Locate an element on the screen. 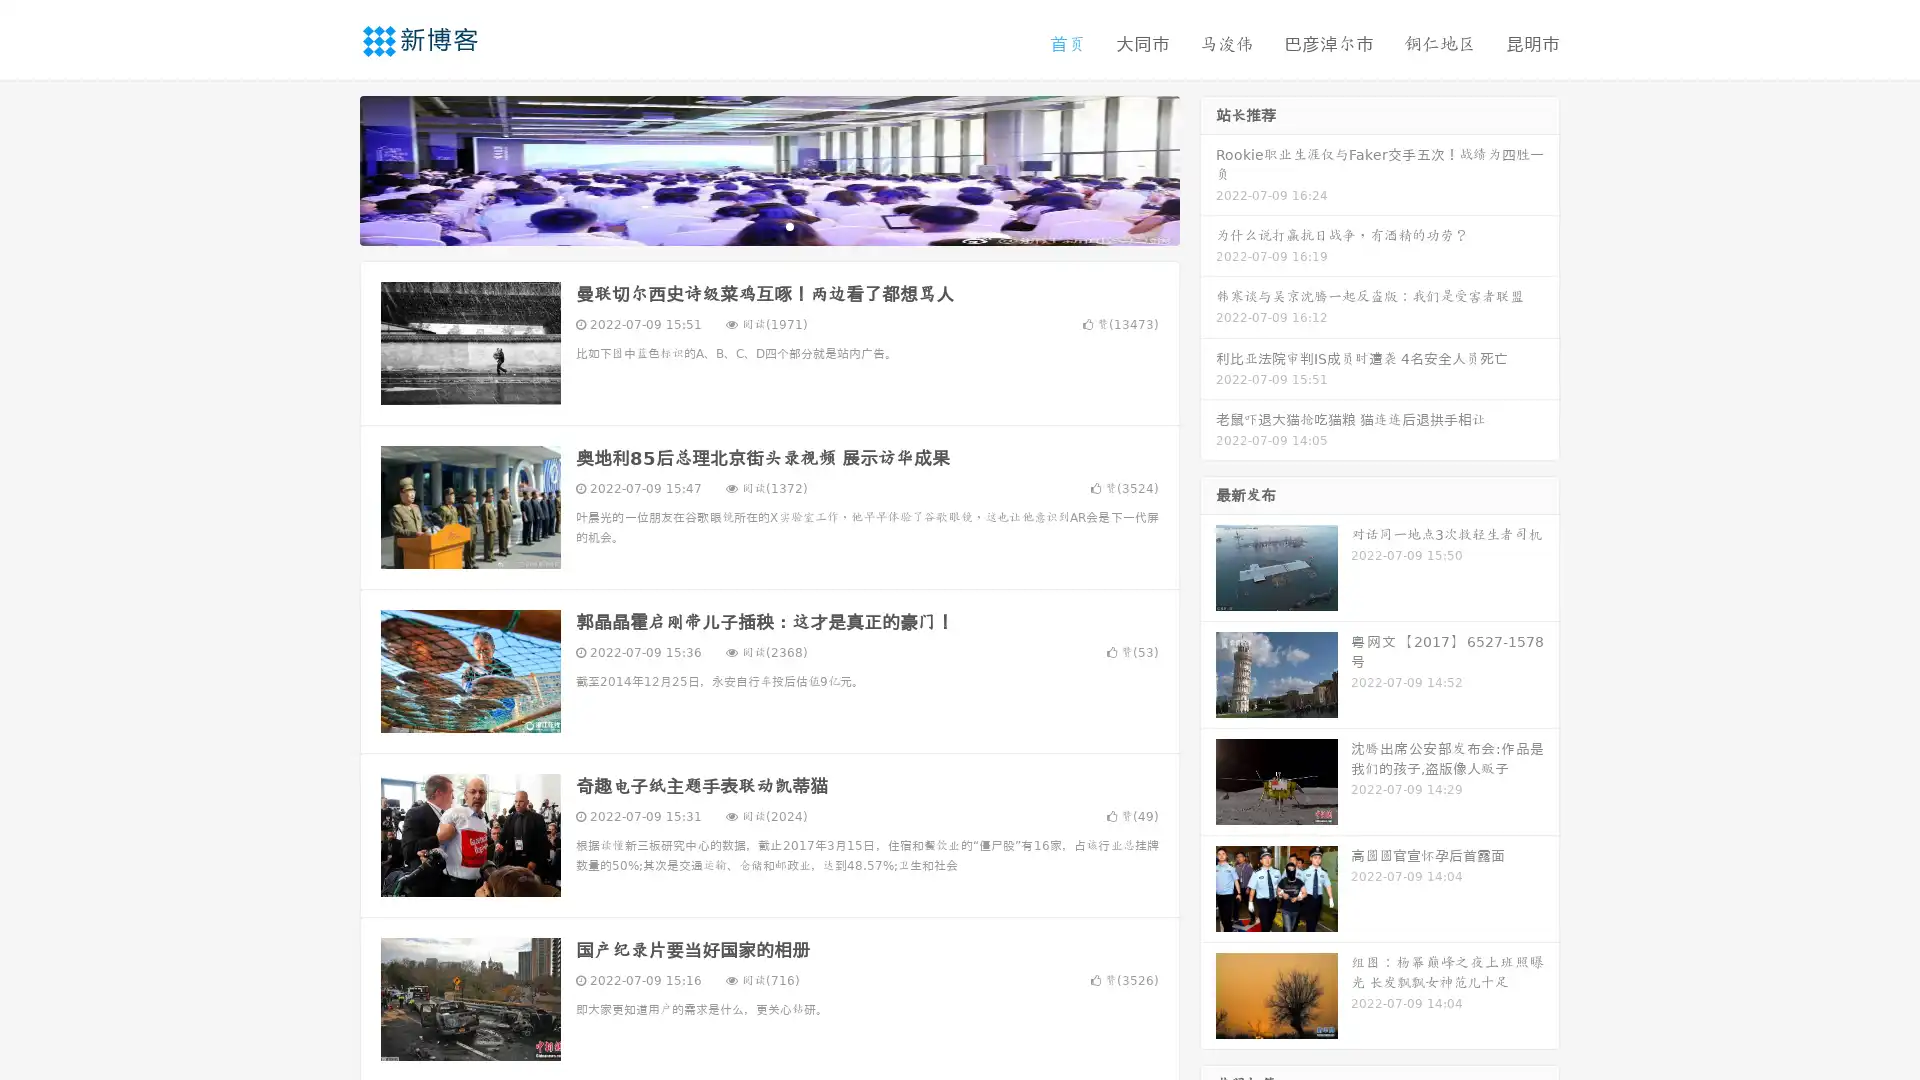 This screenshot has height=1080, width=1920. Go to slide 1 is located at coordinates (748, 225).